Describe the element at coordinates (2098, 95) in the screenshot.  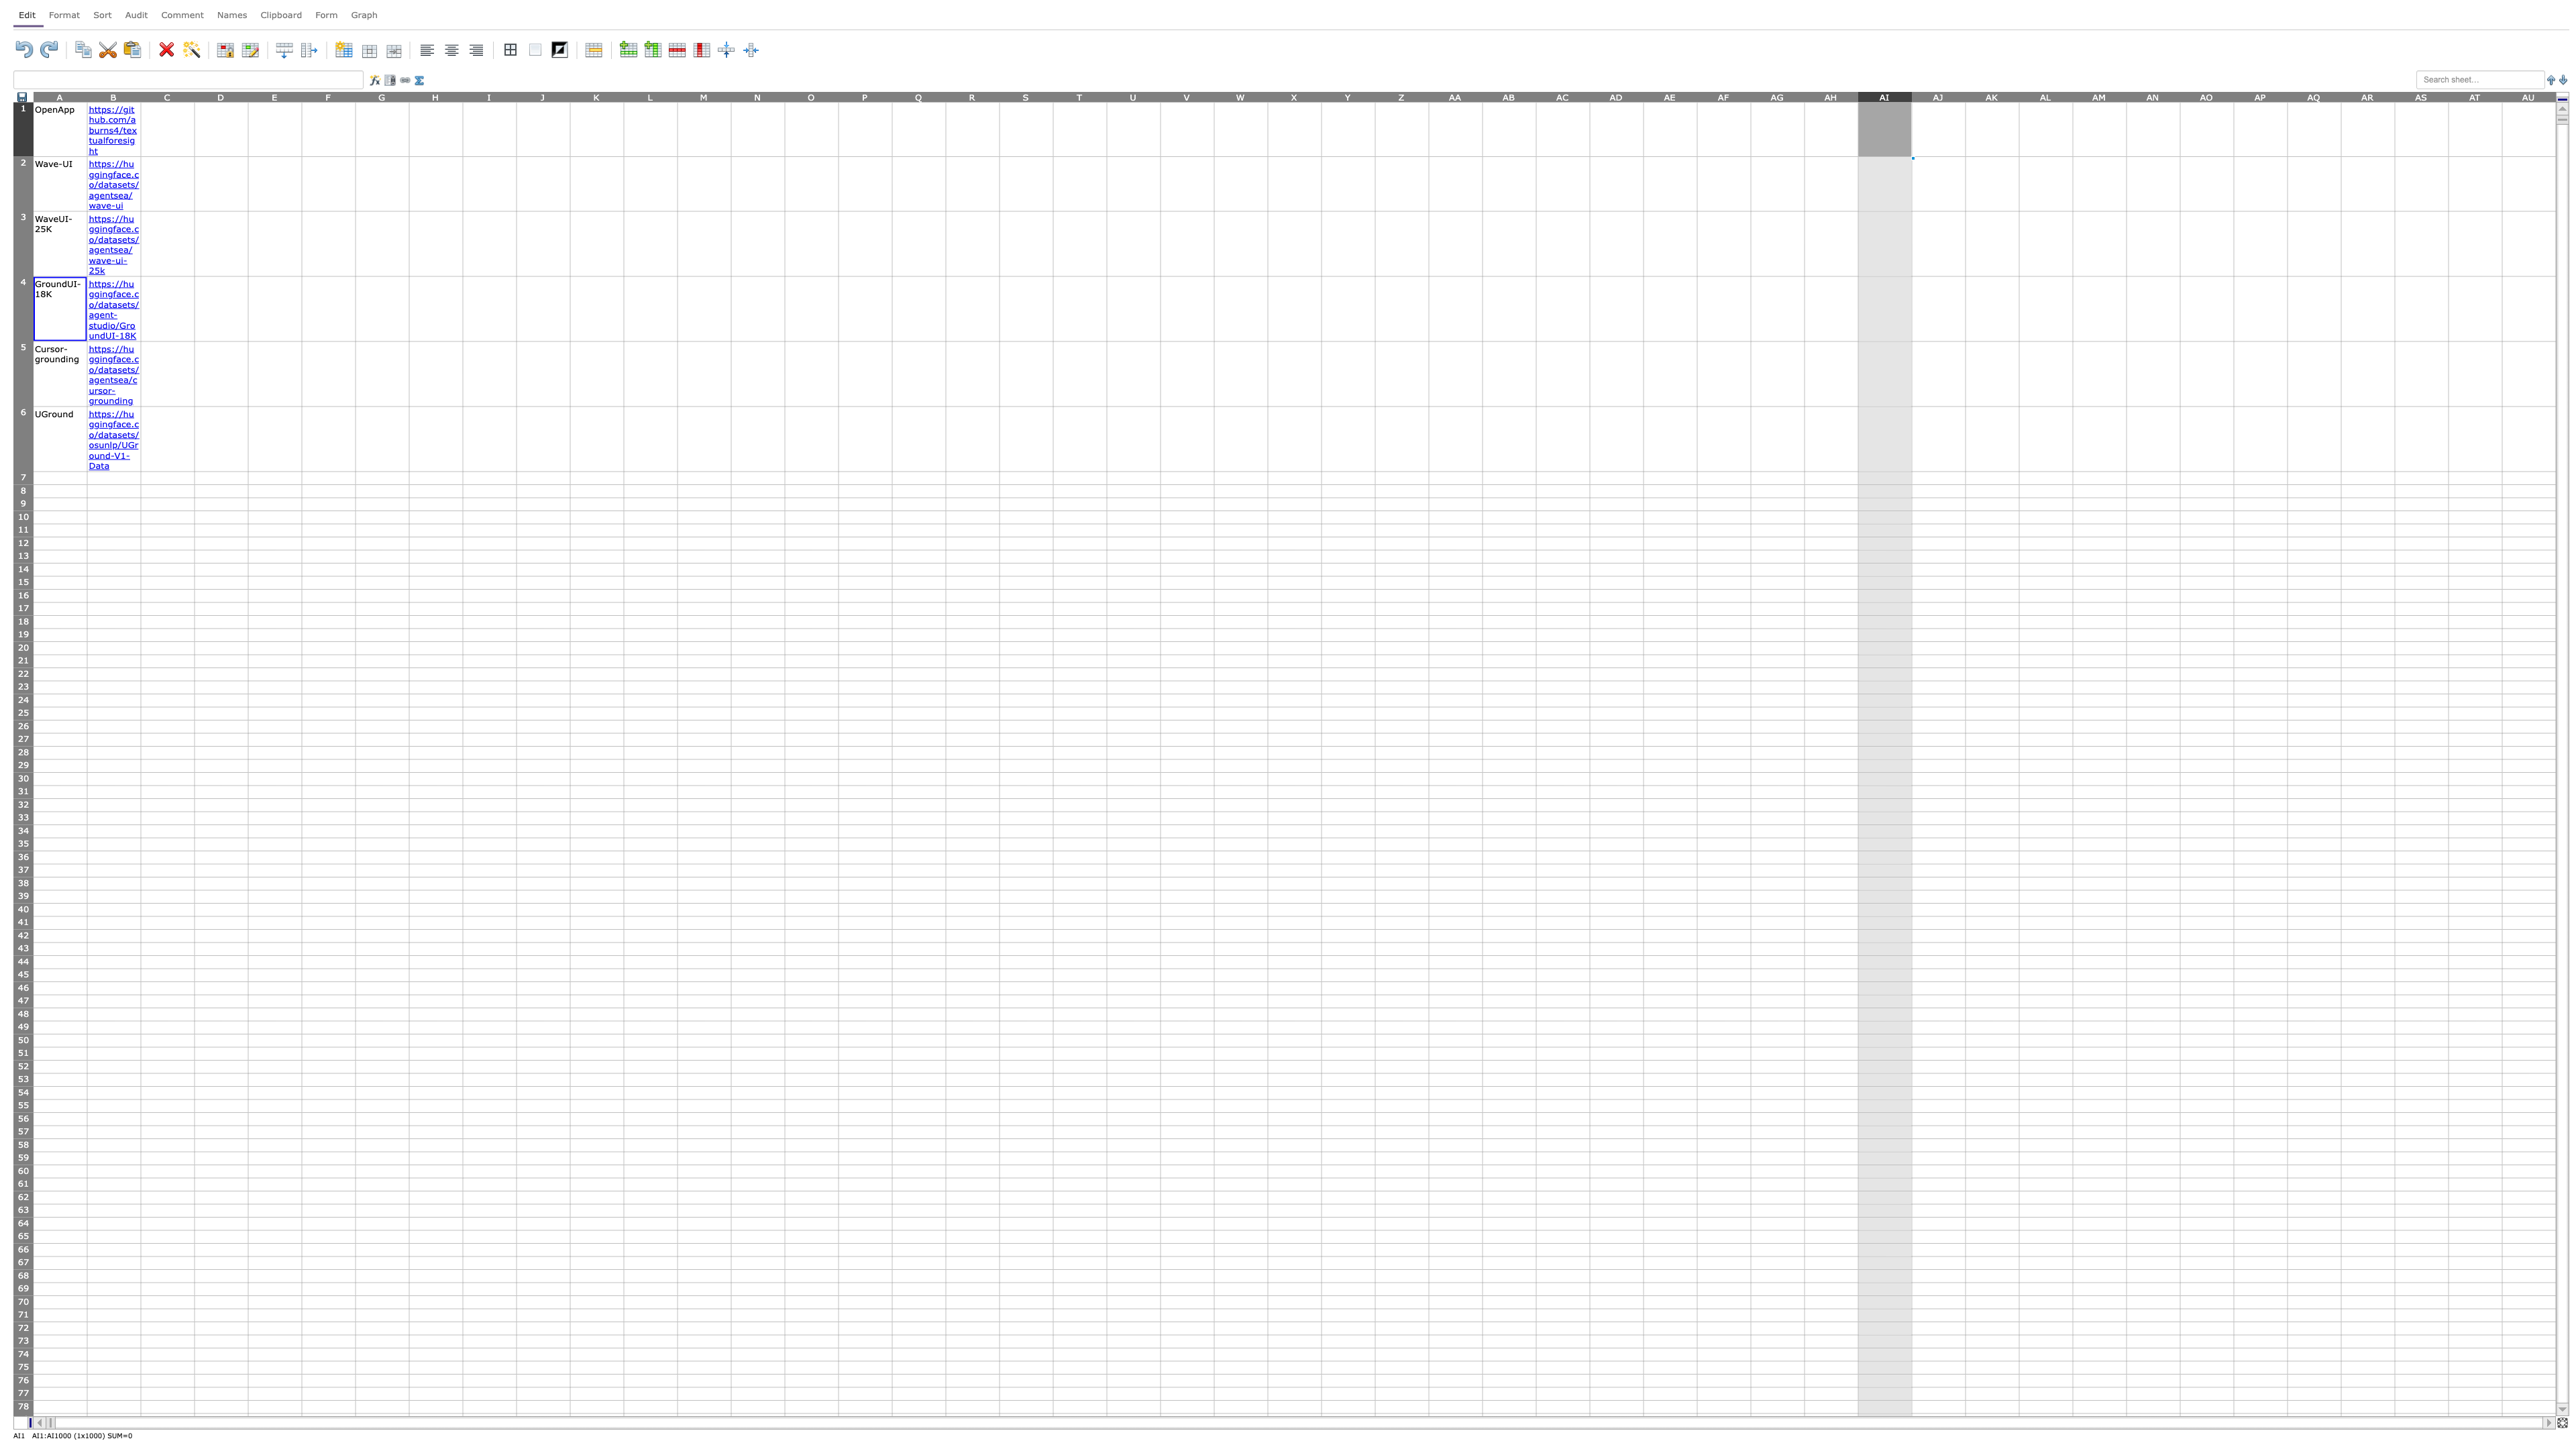
I see `column AM` at that location.